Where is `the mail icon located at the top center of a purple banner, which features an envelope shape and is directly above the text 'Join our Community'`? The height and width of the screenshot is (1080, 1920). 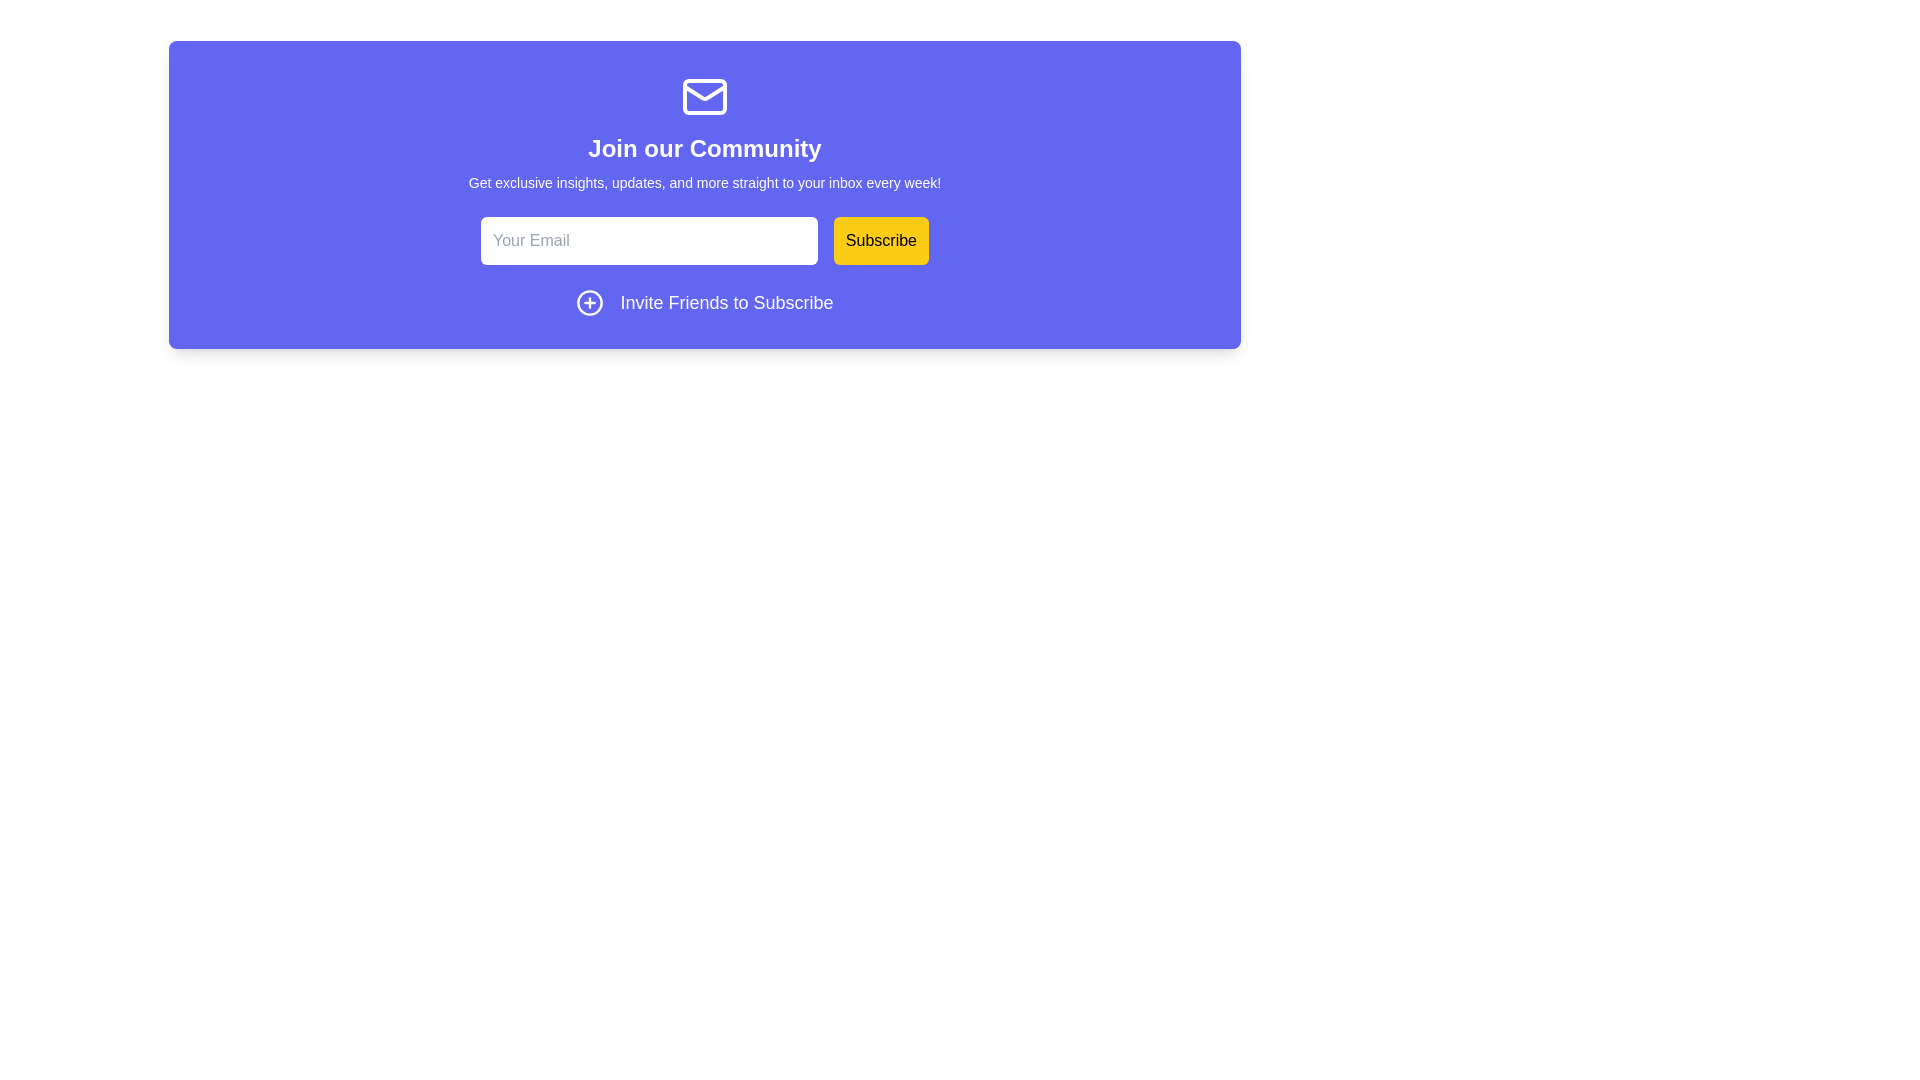
the mail icon located at the top center of a purple banner, which features an envelope shape and is directly above the text 'Join our Community' is located at coordinates (705, 96).